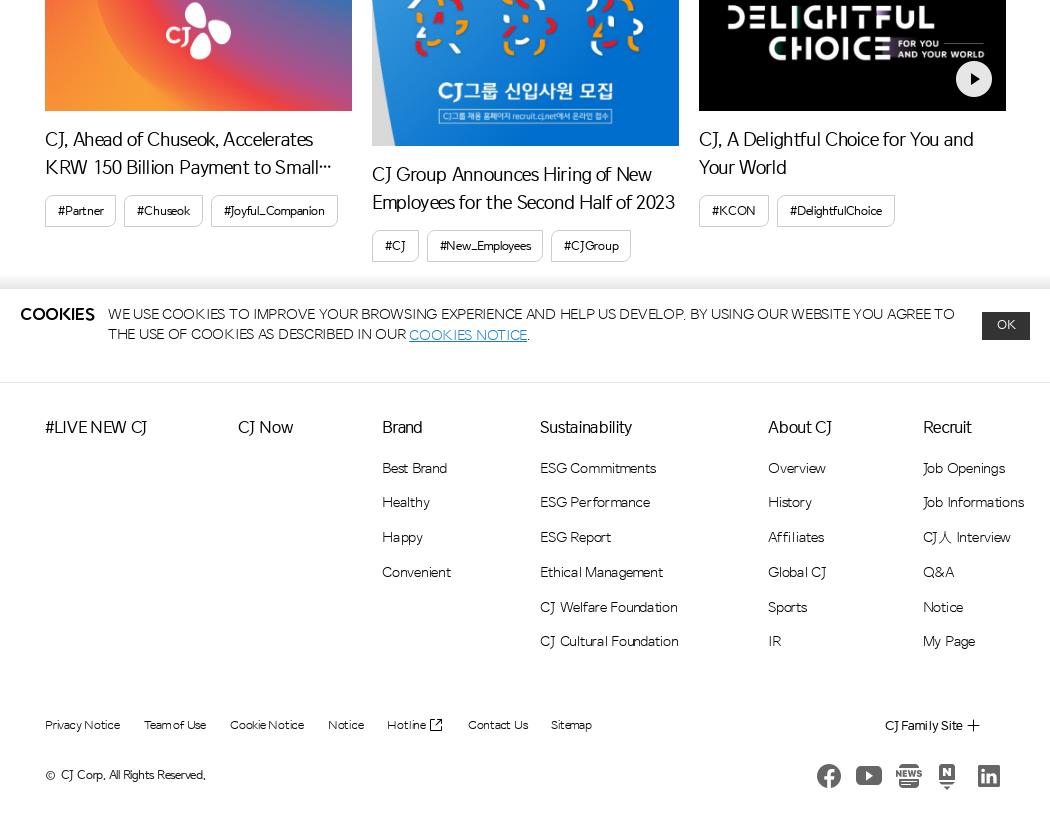  What do you see at coordinates (573, 536) in the screenshot?
I see `'ESG Report'` at bounding box center [573, 536].